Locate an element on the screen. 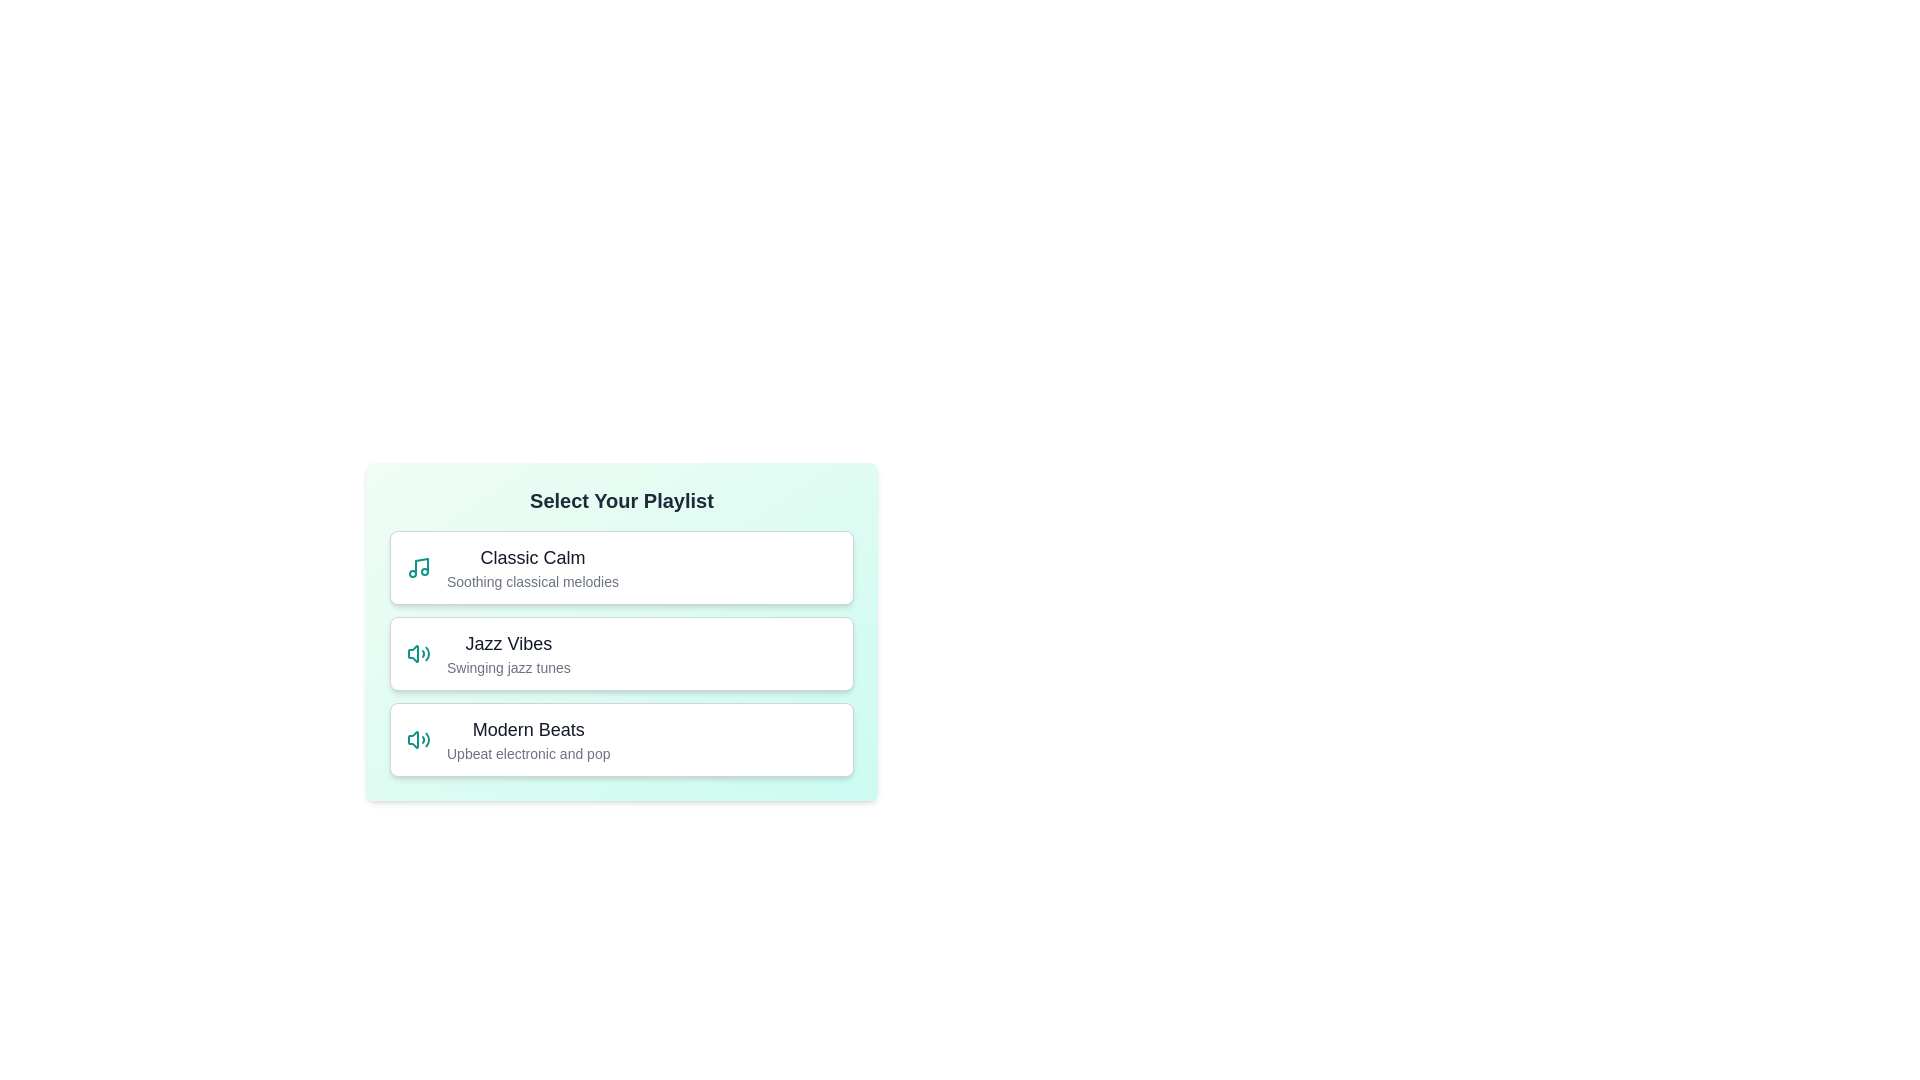 The height and width of the screenshot is (1080, 1920). the icon representing the playlist type for 'Classic Calm', located in the upper-left corner of the playlist item is located at coordinates (417, 567).